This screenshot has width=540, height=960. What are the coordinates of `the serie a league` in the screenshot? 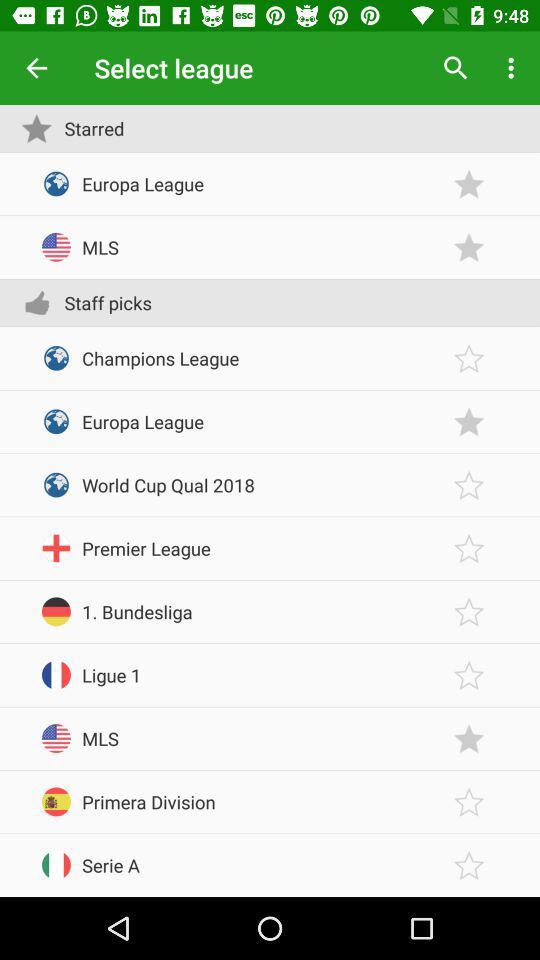 It's located at (469, 864).